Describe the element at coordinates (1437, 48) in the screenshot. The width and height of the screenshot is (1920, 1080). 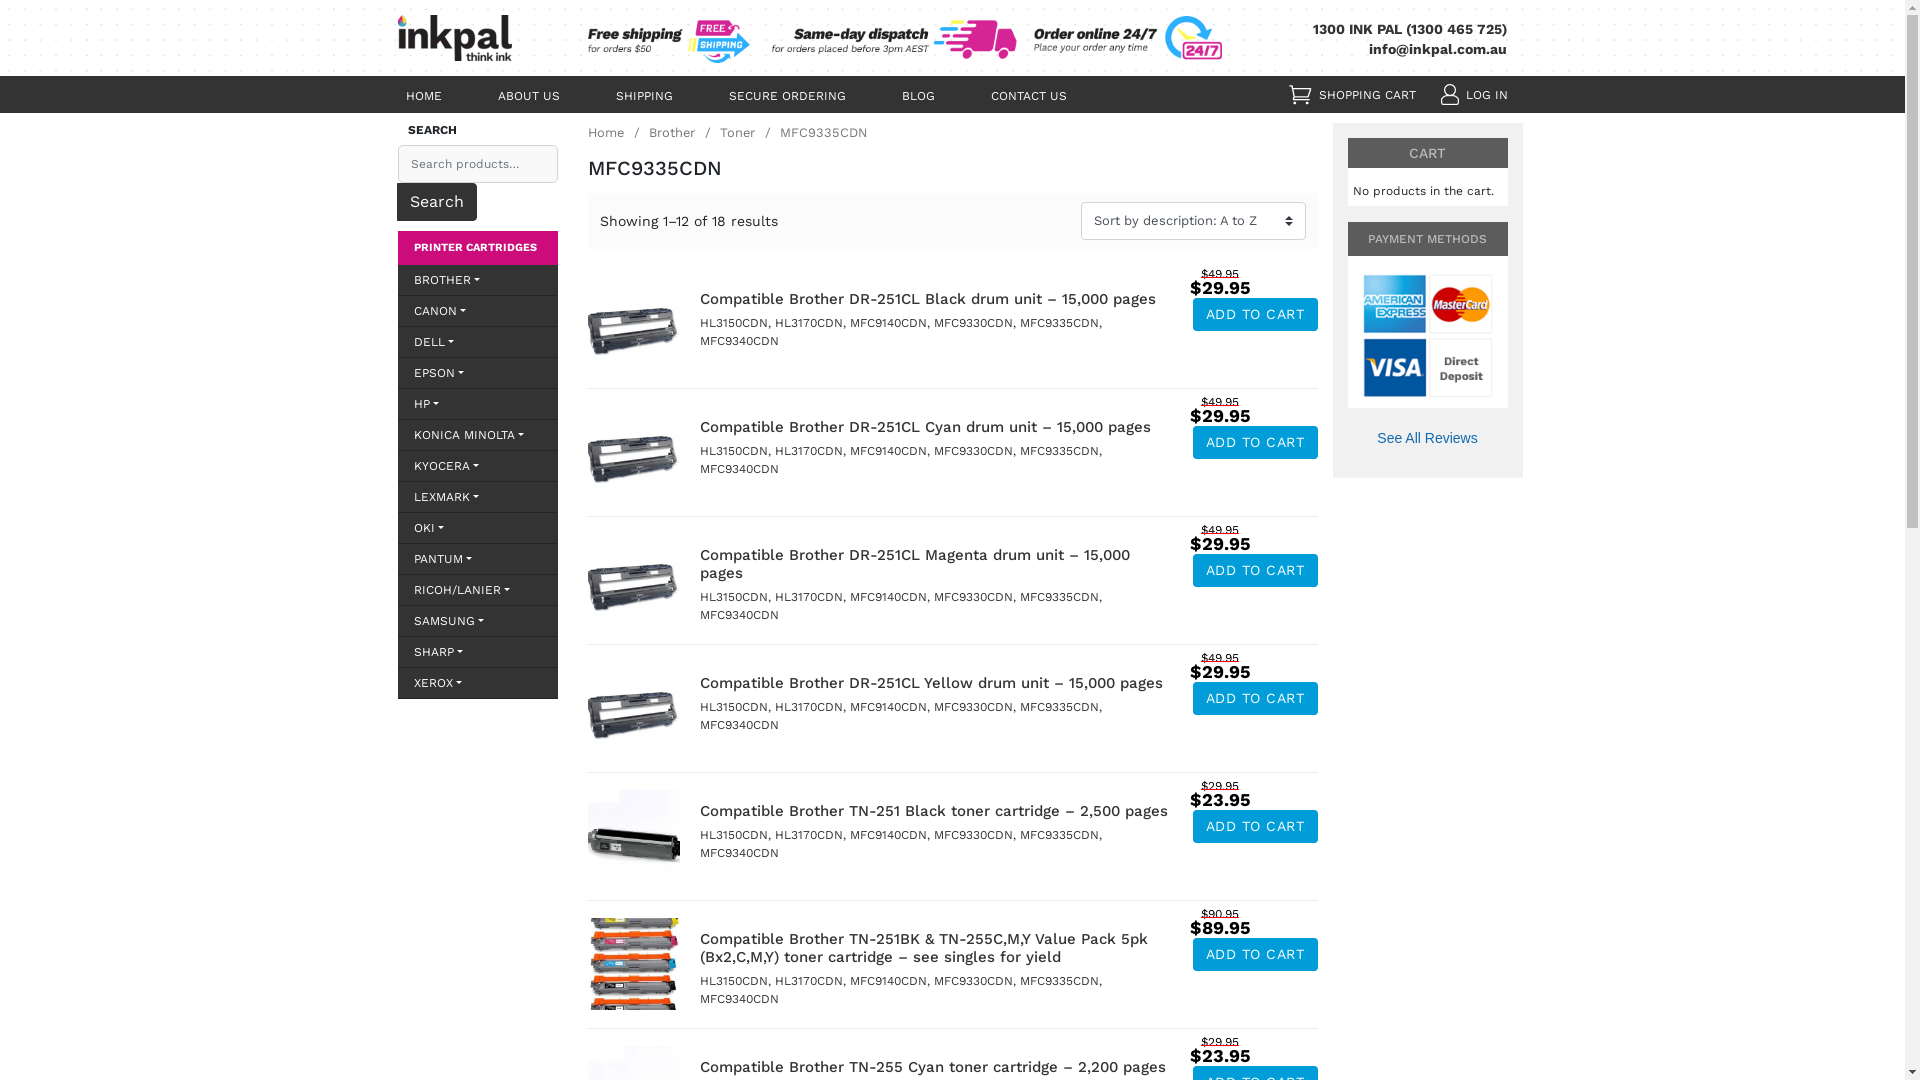
I see `'info@inkpal.com.au'` at that location.